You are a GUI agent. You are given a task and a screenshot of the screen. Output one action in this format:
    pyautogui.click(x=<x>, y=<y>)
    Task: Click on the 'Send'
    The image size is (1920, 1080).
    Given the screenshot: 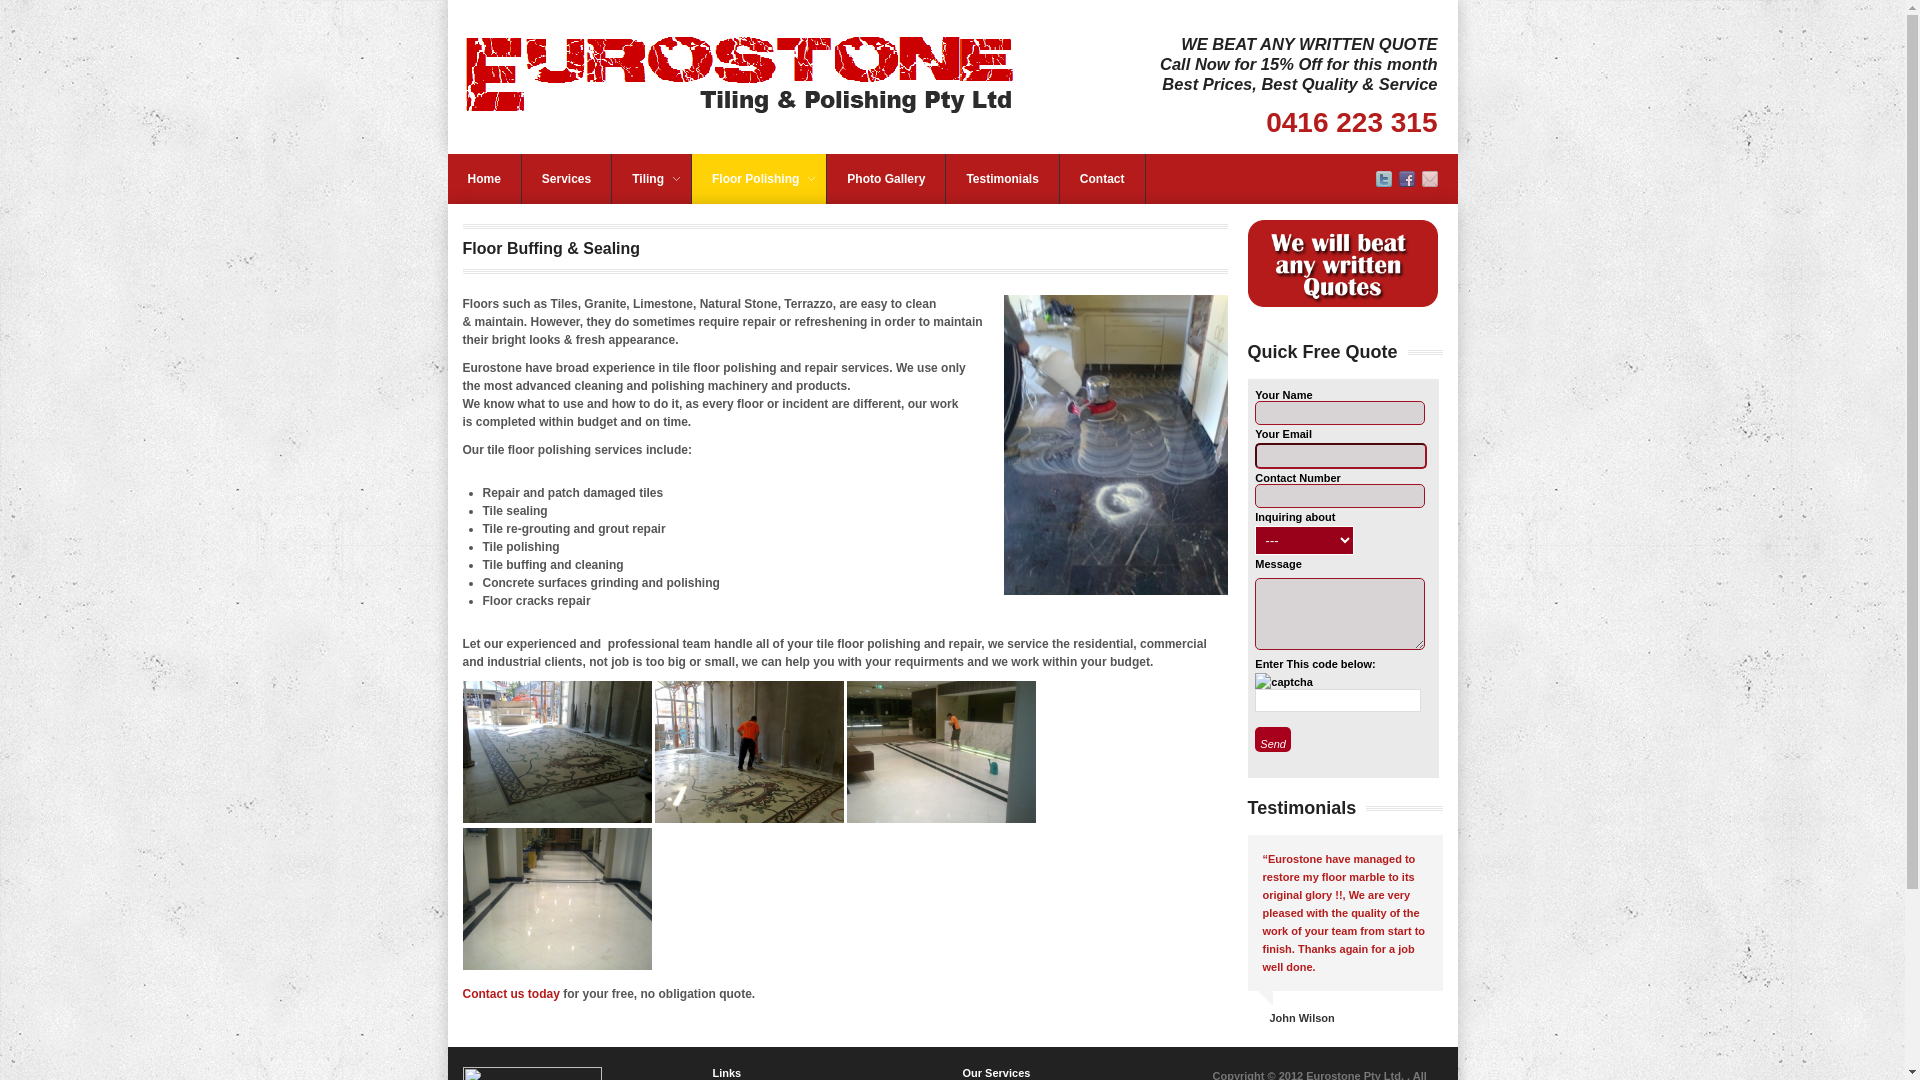 What is the action you would take?
    pyautogui.click(x=1271, y=739)
    